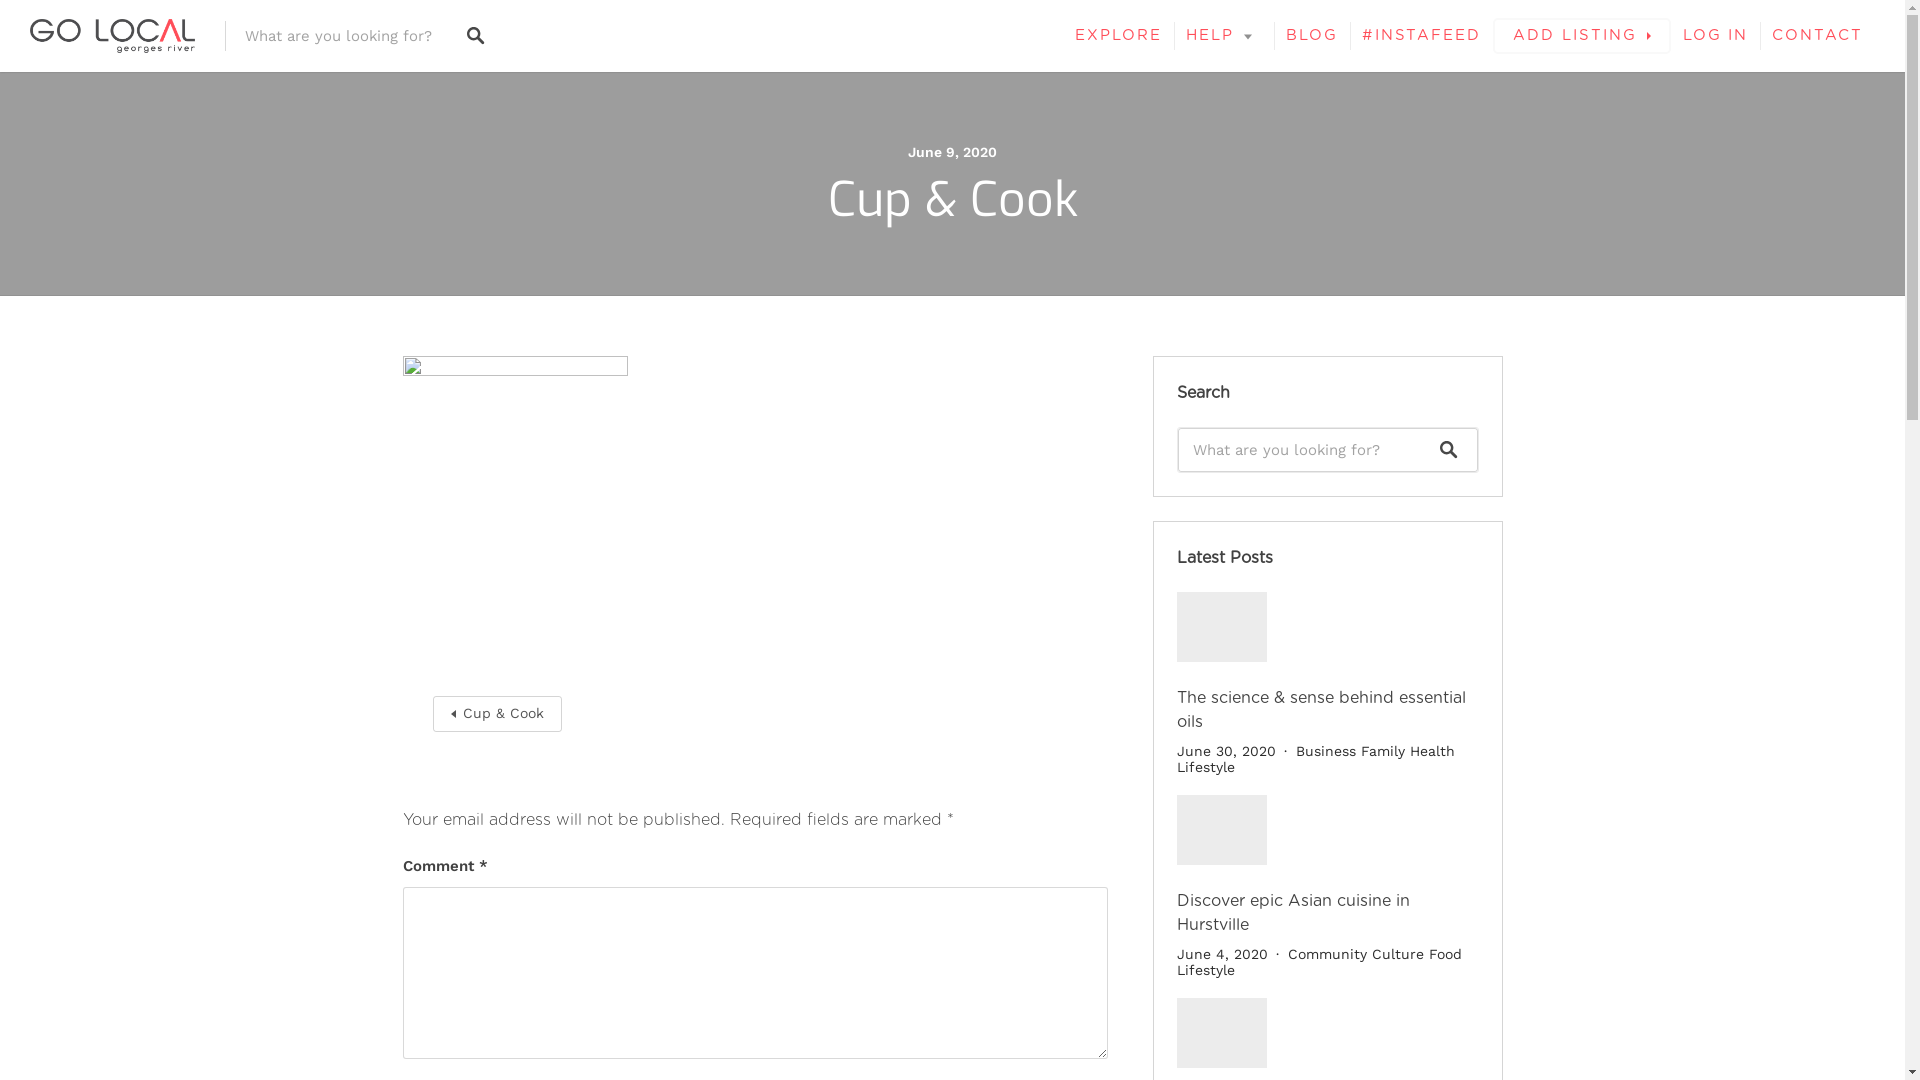 The image size is (1920, 1080). Describe the element at coordinates (1223, 36) in the screenshot. I see `'HELP'` at that location.